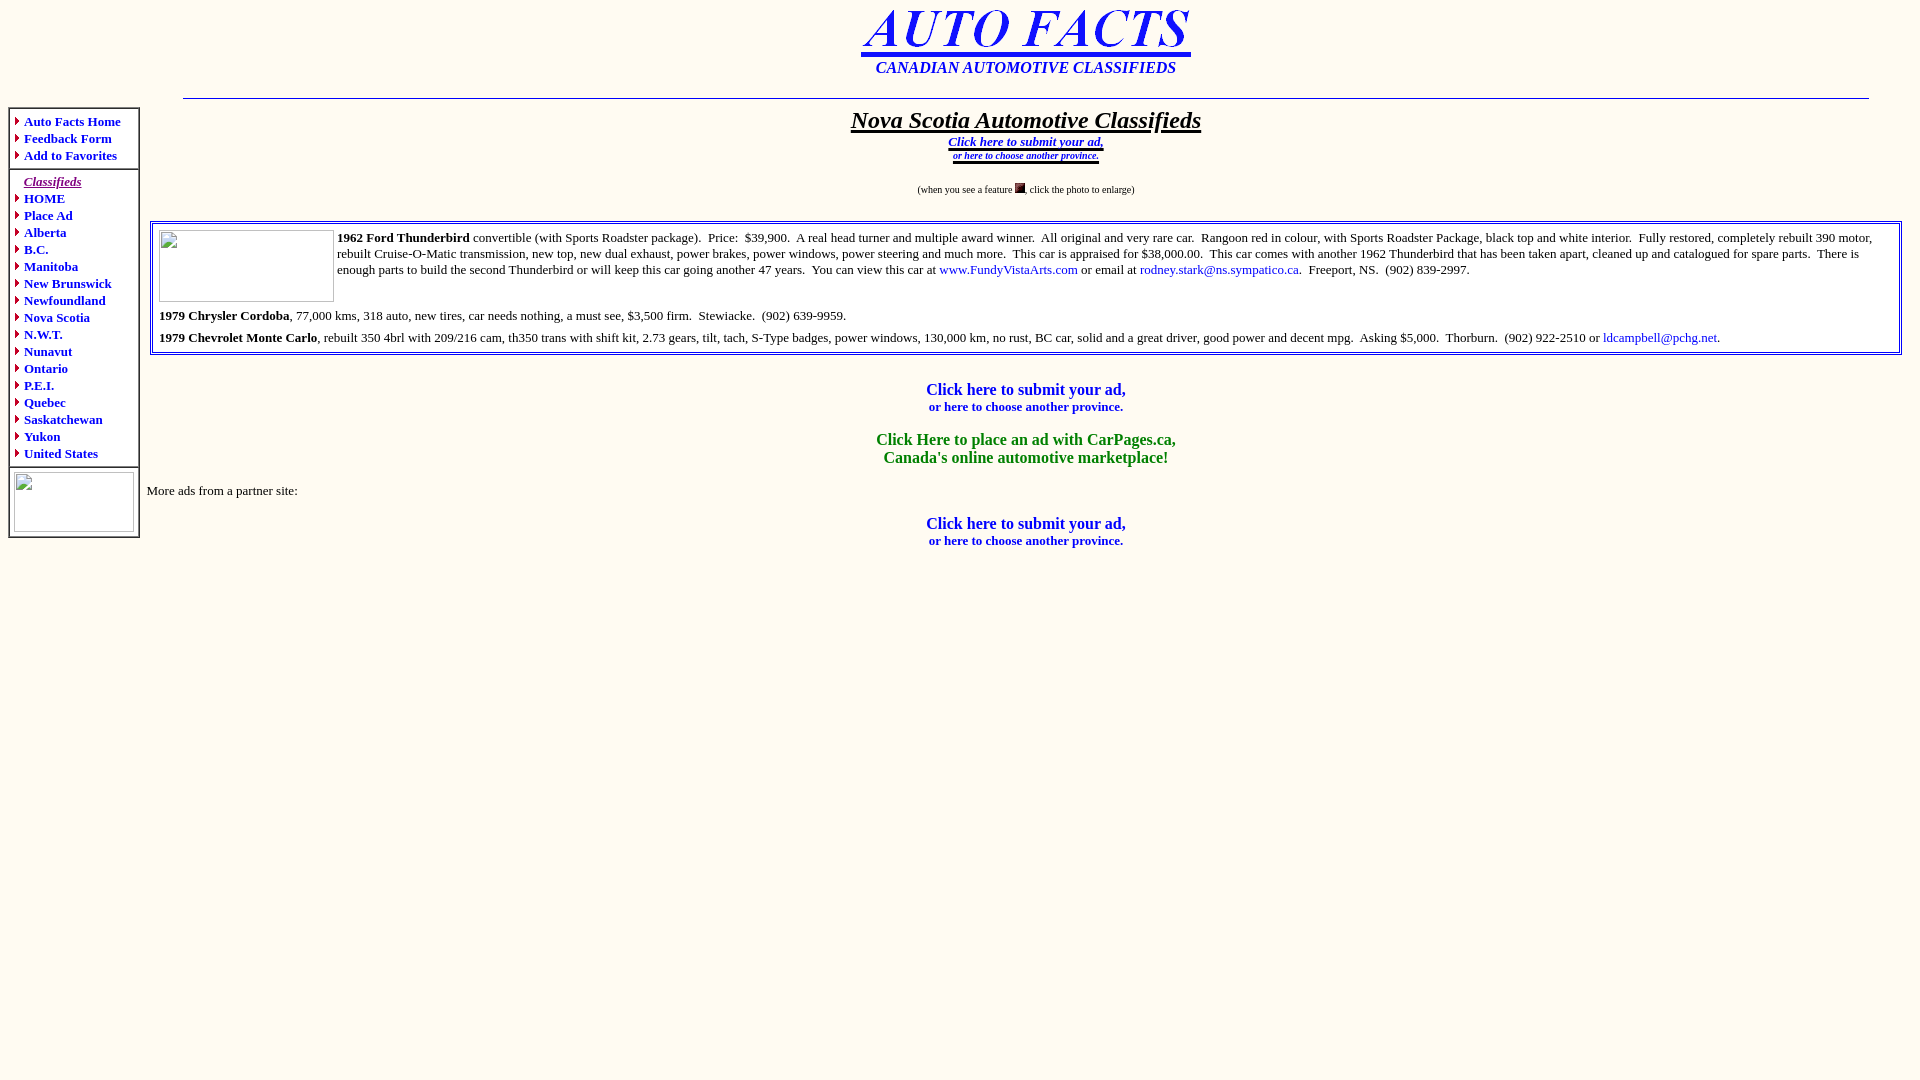 The height and width of the screenshot is (1080, 1920). What do you see at coordinates (43, 350) in the screenshot?
I see `'Nunavut'` at bounding box center [43, 350].